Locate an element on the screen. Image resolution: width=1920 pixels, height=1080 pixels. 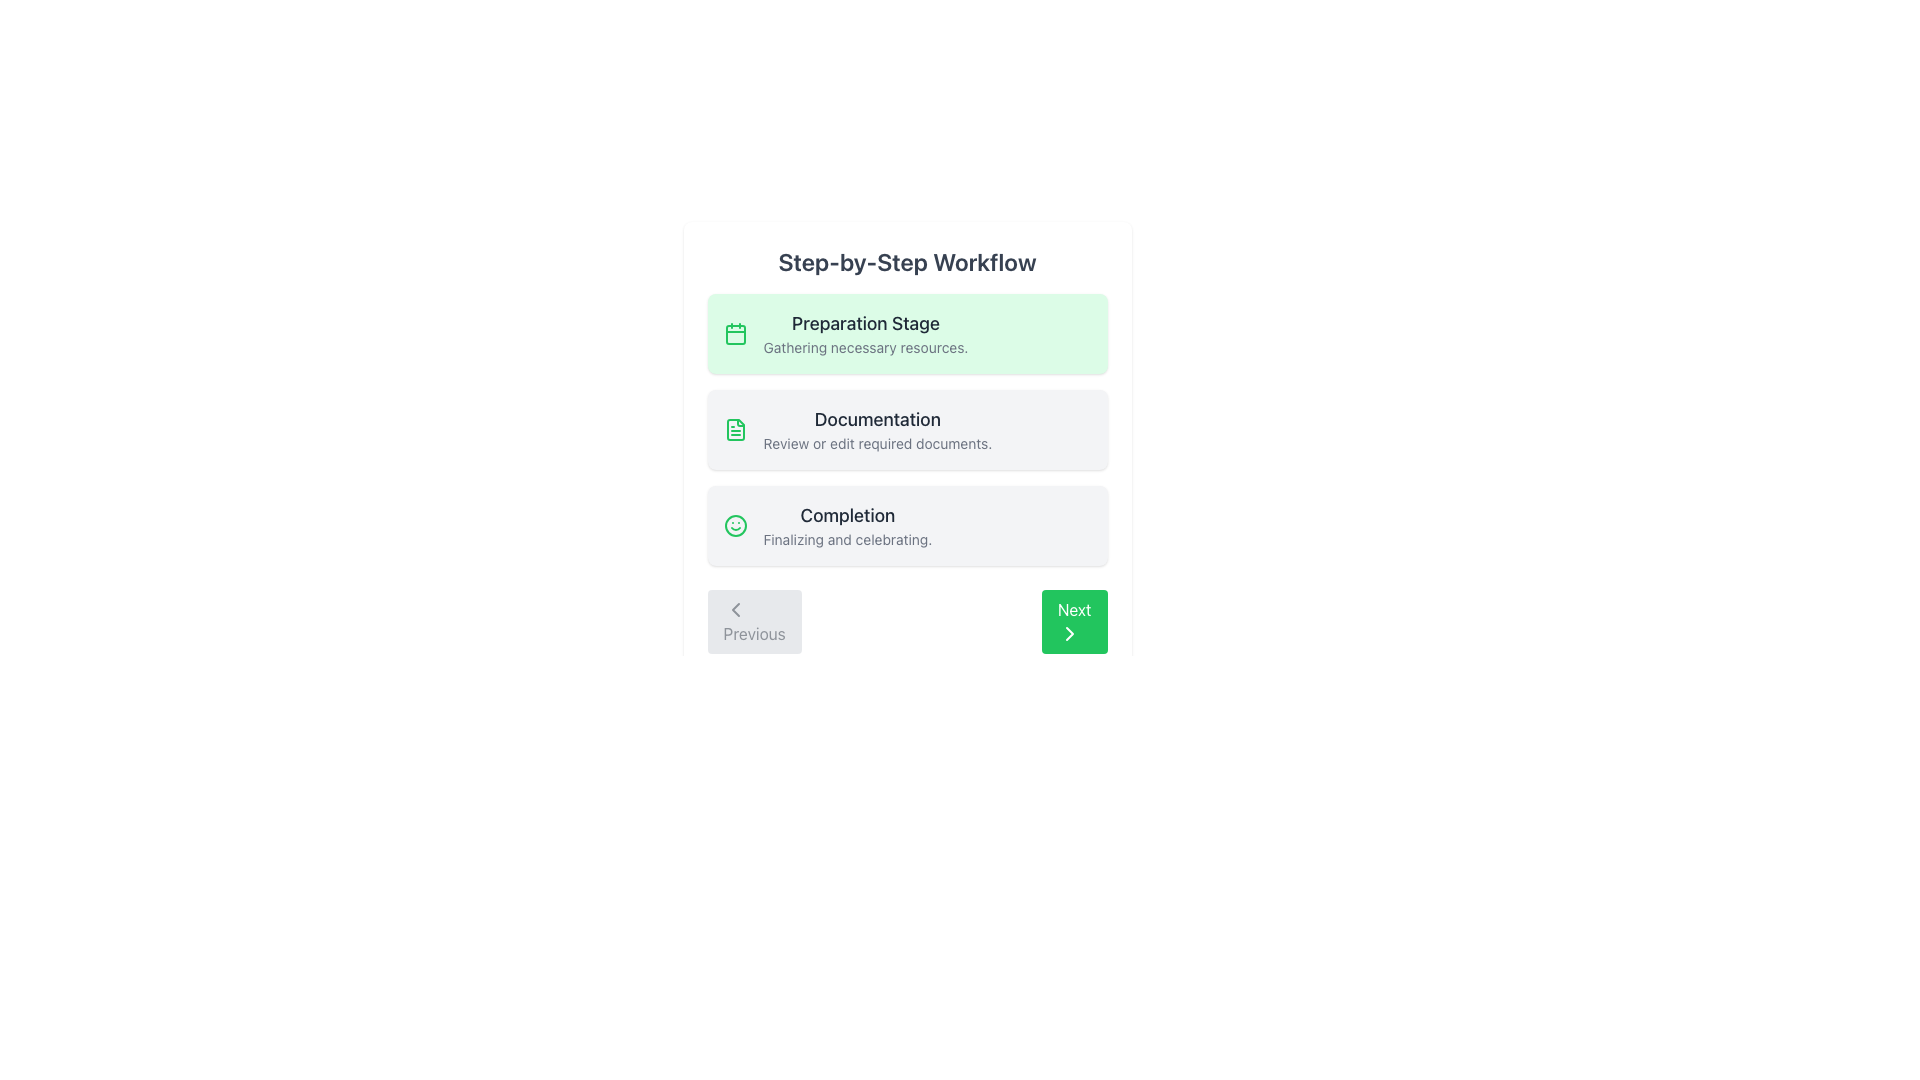
the information displayed within the descriptive box containing the word 'Completion' and the text 'Finalizing and celebrating.' is located at coordinates (906, 524).